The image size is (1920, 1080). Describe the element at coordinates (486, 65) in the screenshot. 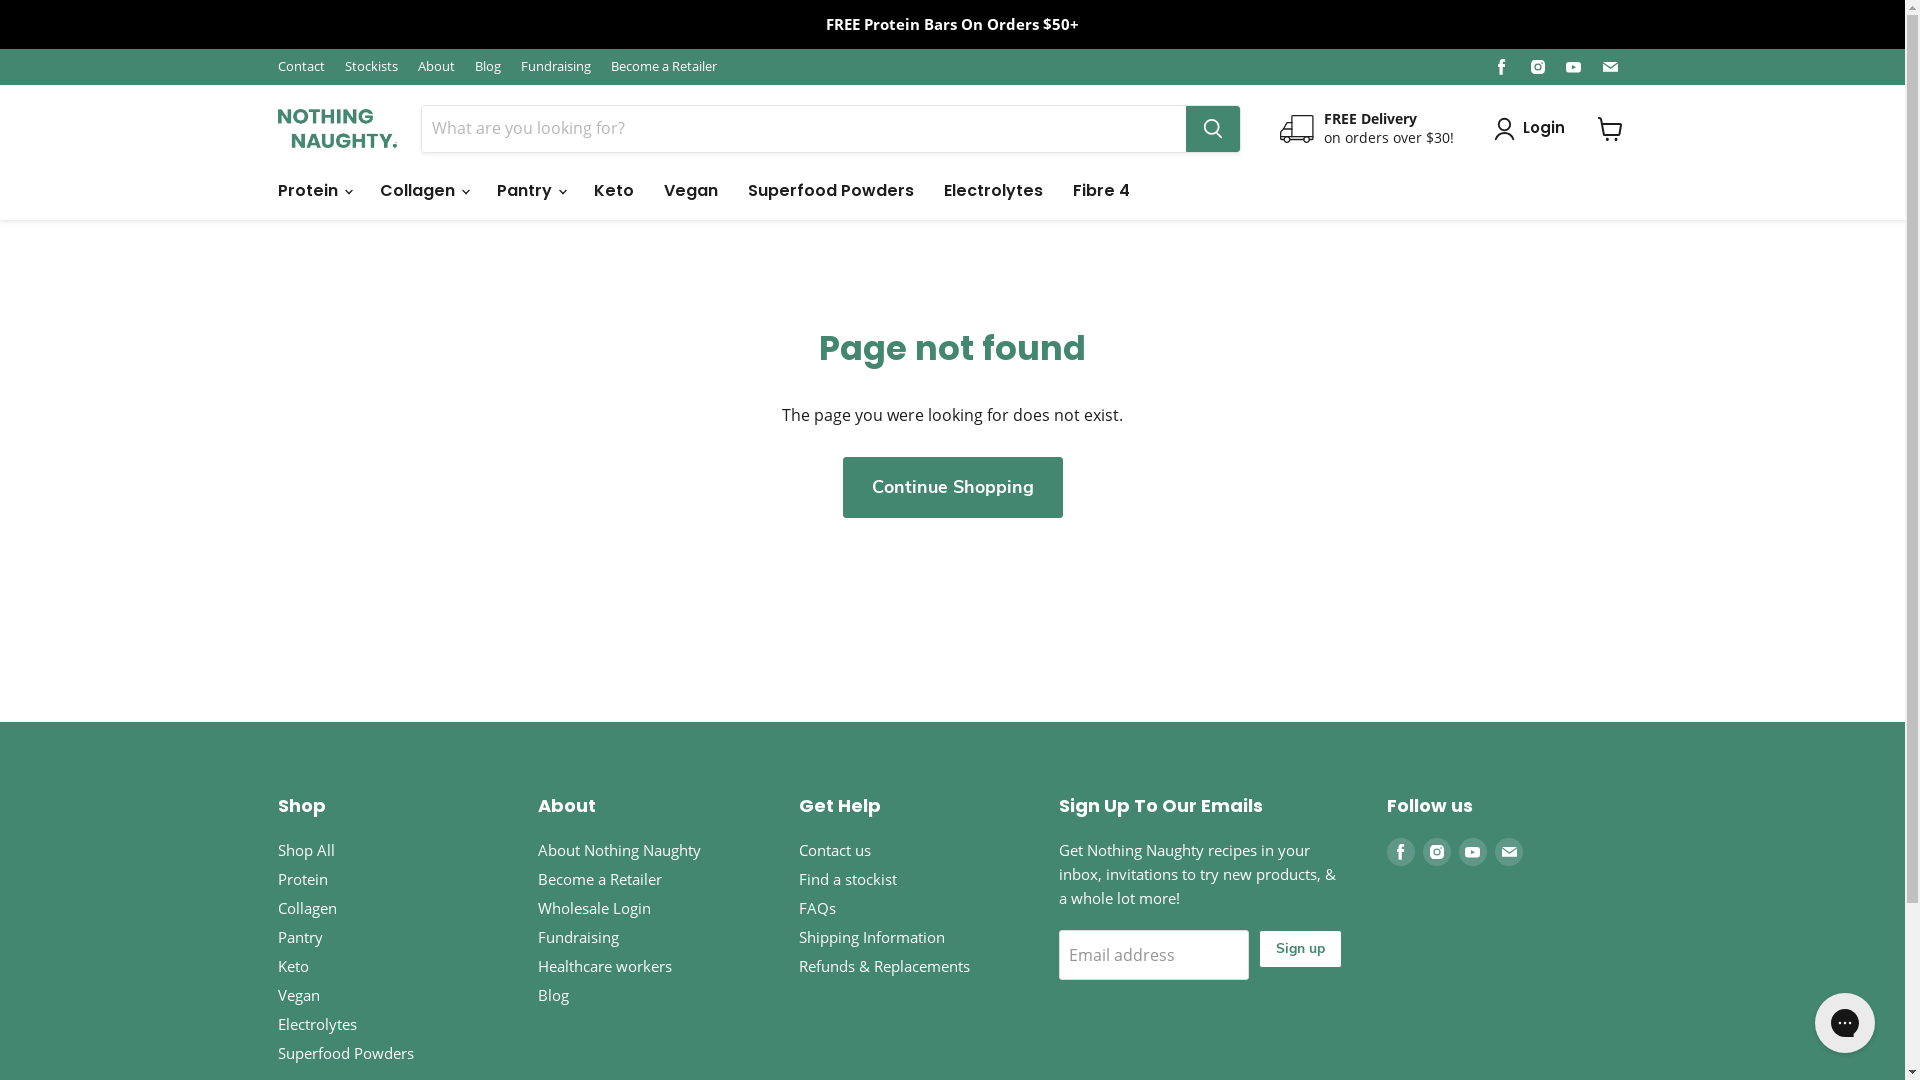

I see `'Blog'` at that location.